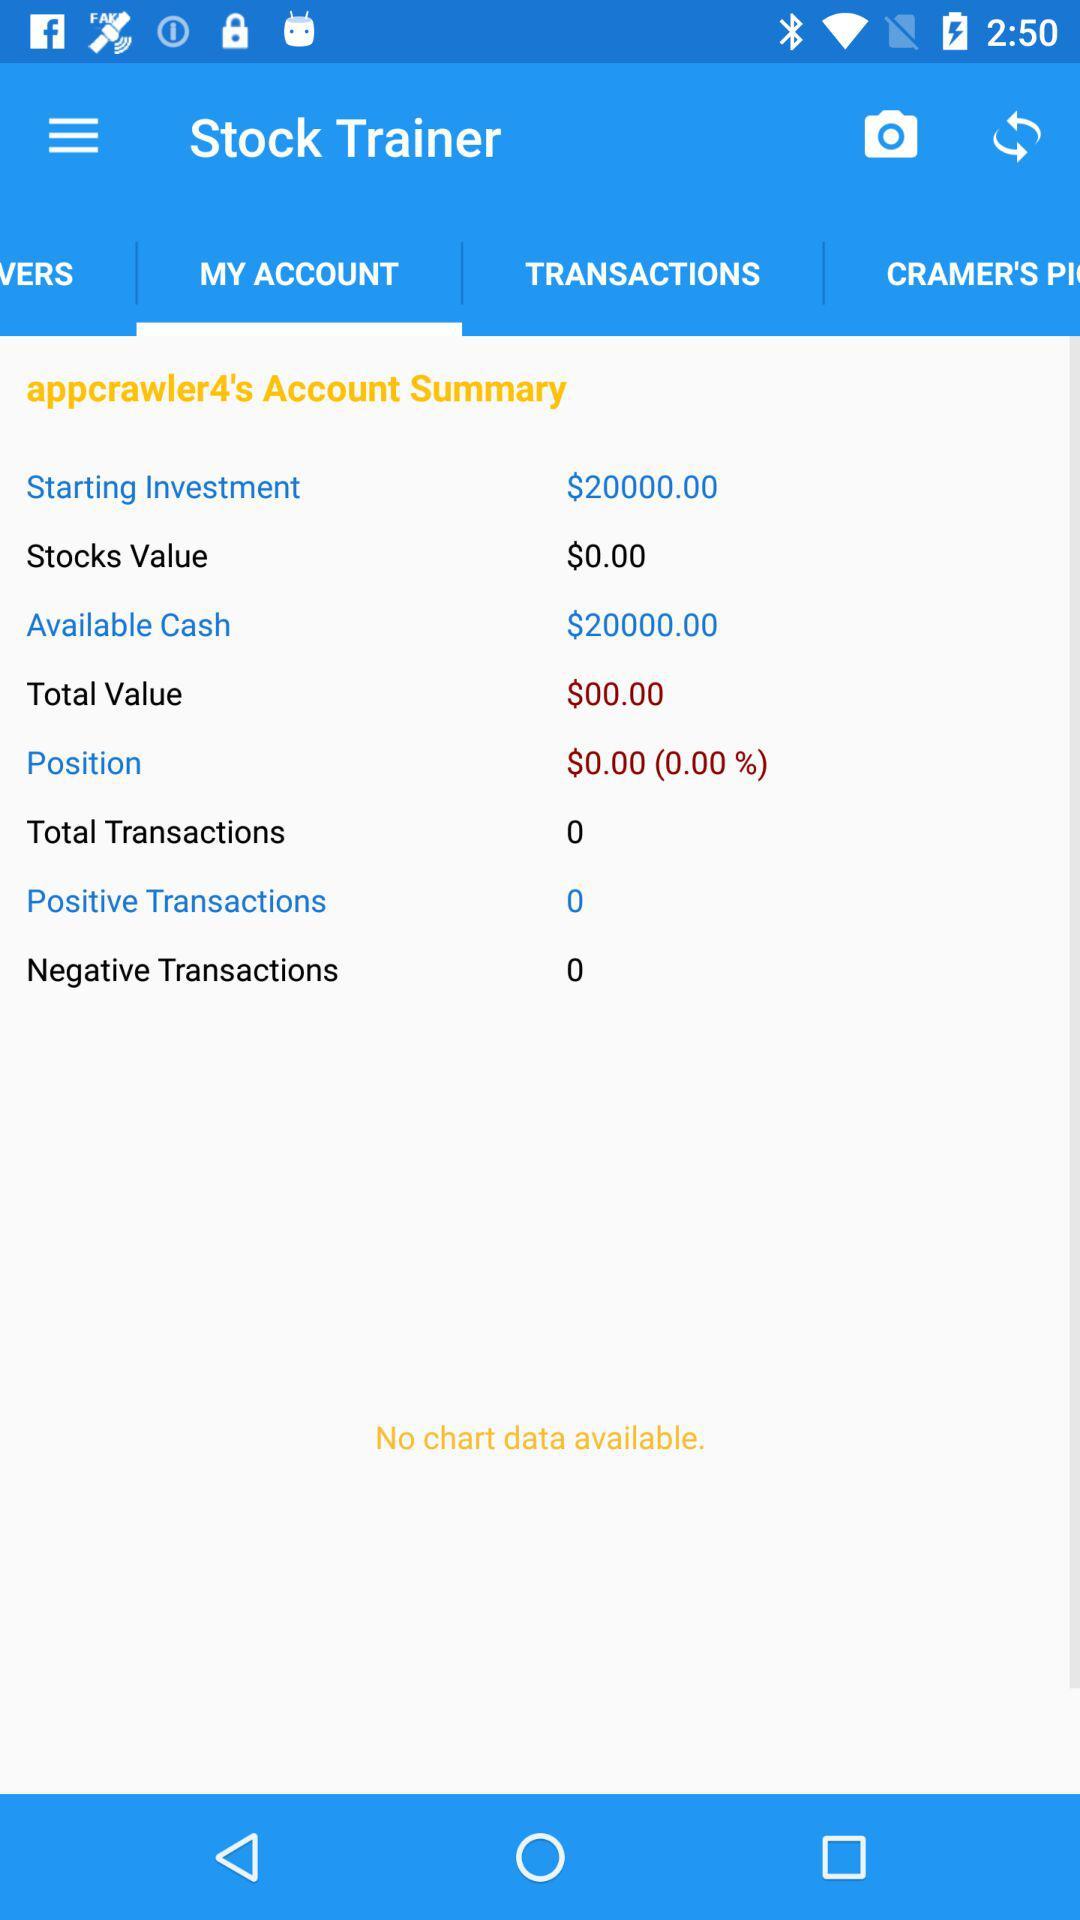  I want to click on the app above transactions app, so click(890, 135).